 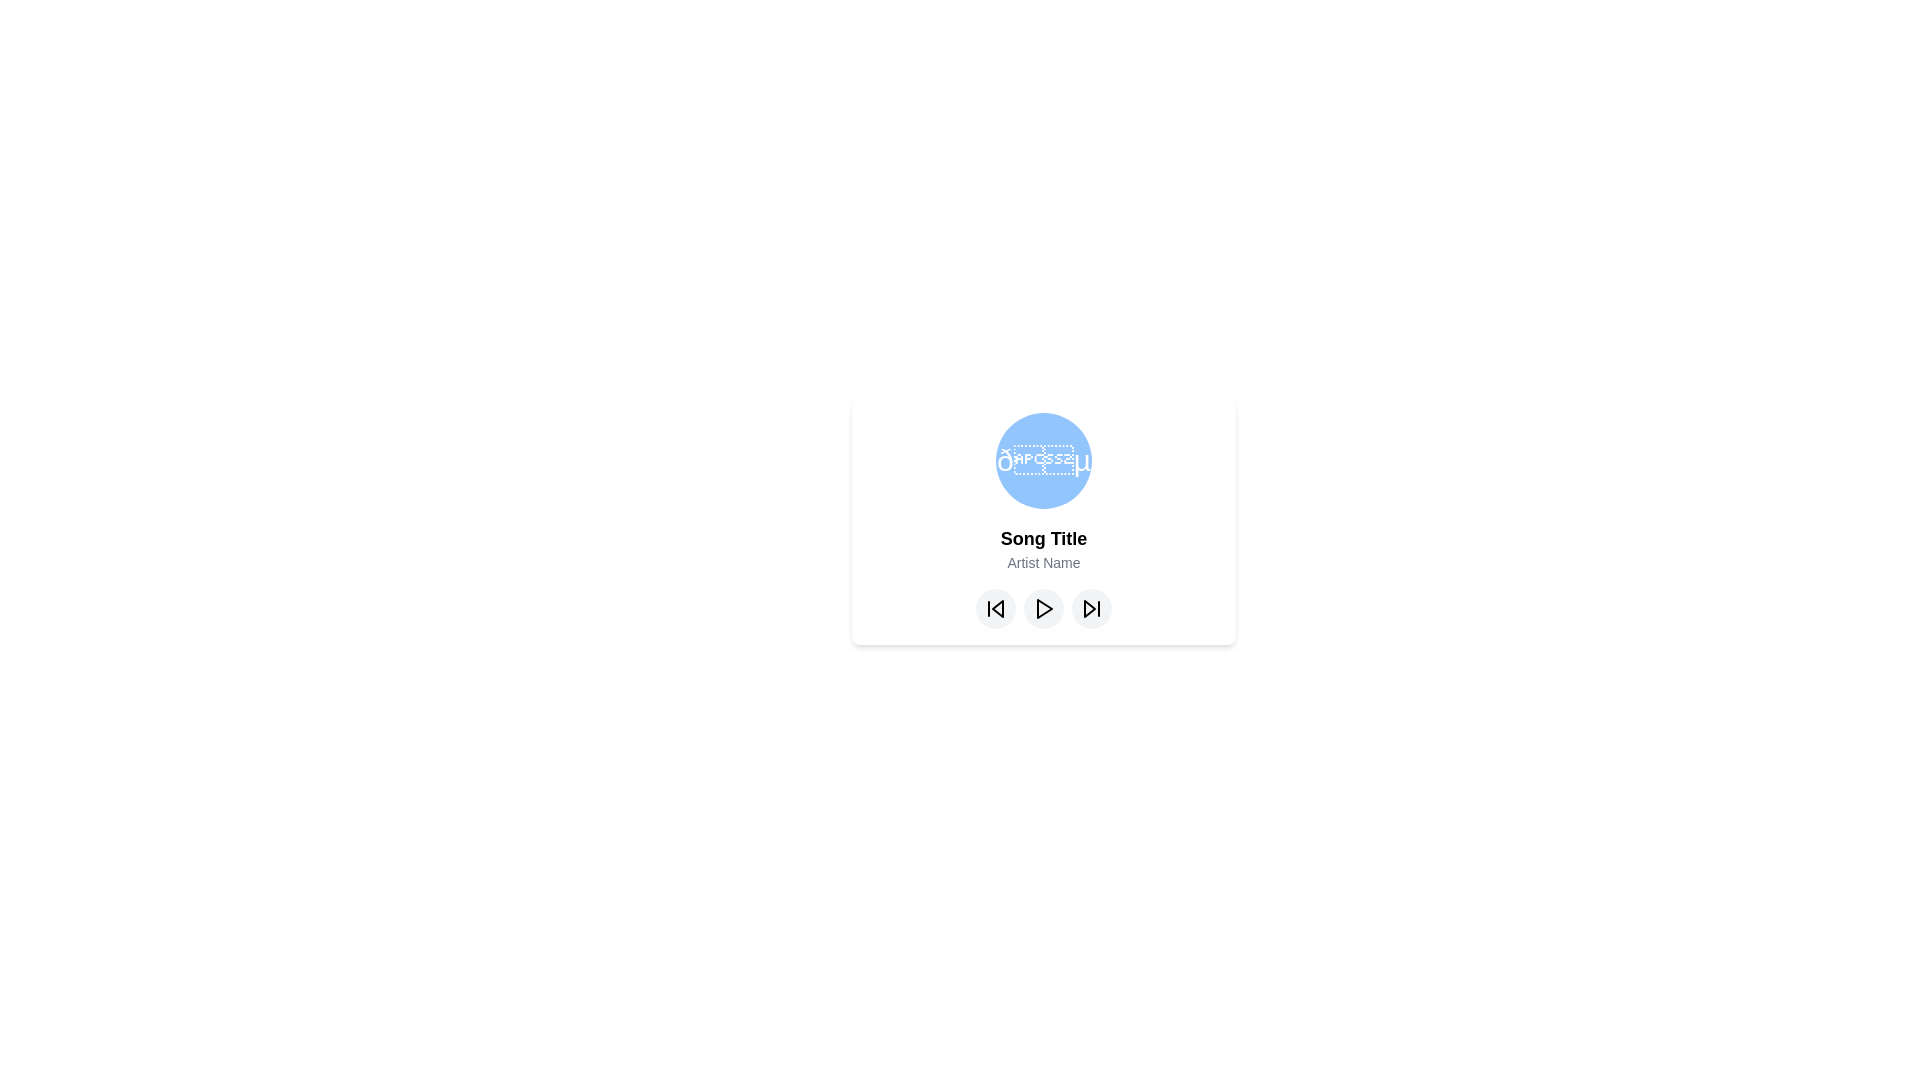 I want to click on the black triangular skip-backwards icon located to the left of the vertical line in the media control row, so click(x=998, y=608).